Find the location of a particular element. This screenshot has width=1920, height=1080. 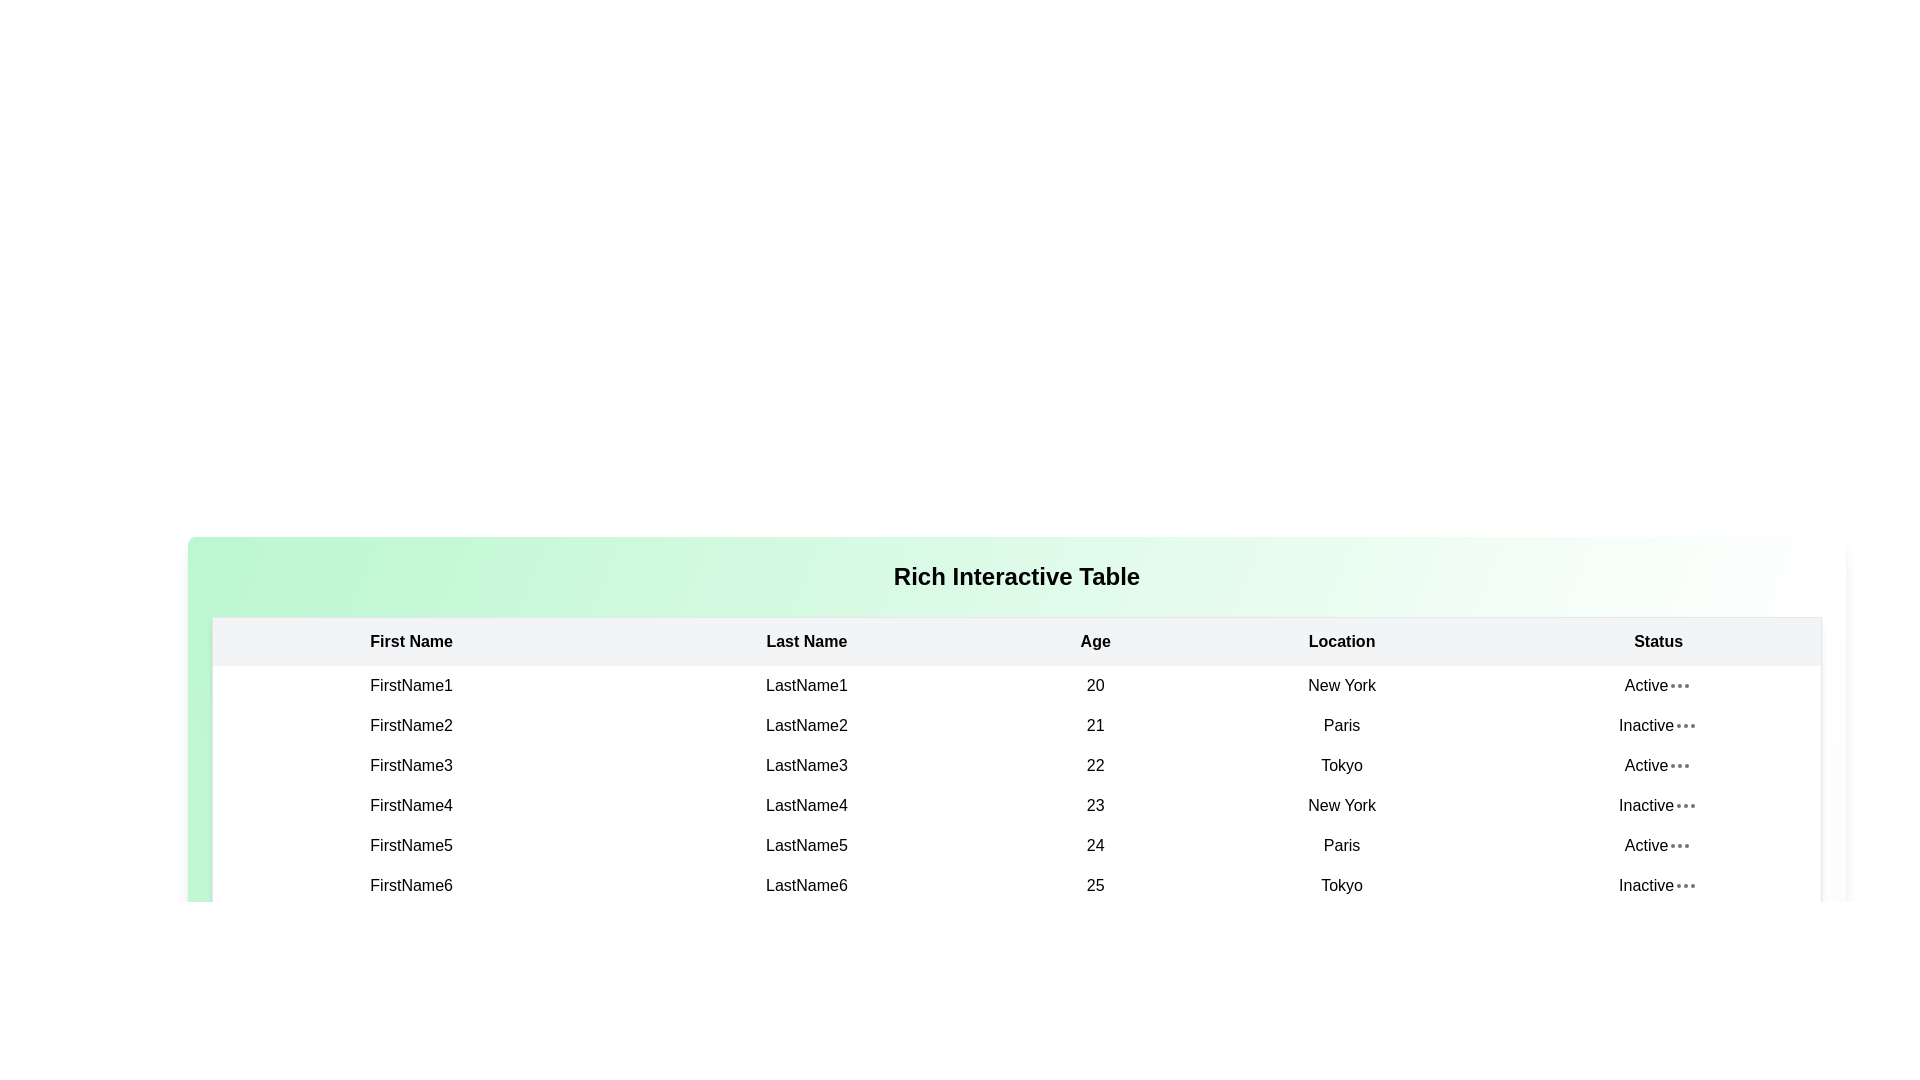

the table area to focus it for keyboard interactions is located at coordinates (1017, 705).